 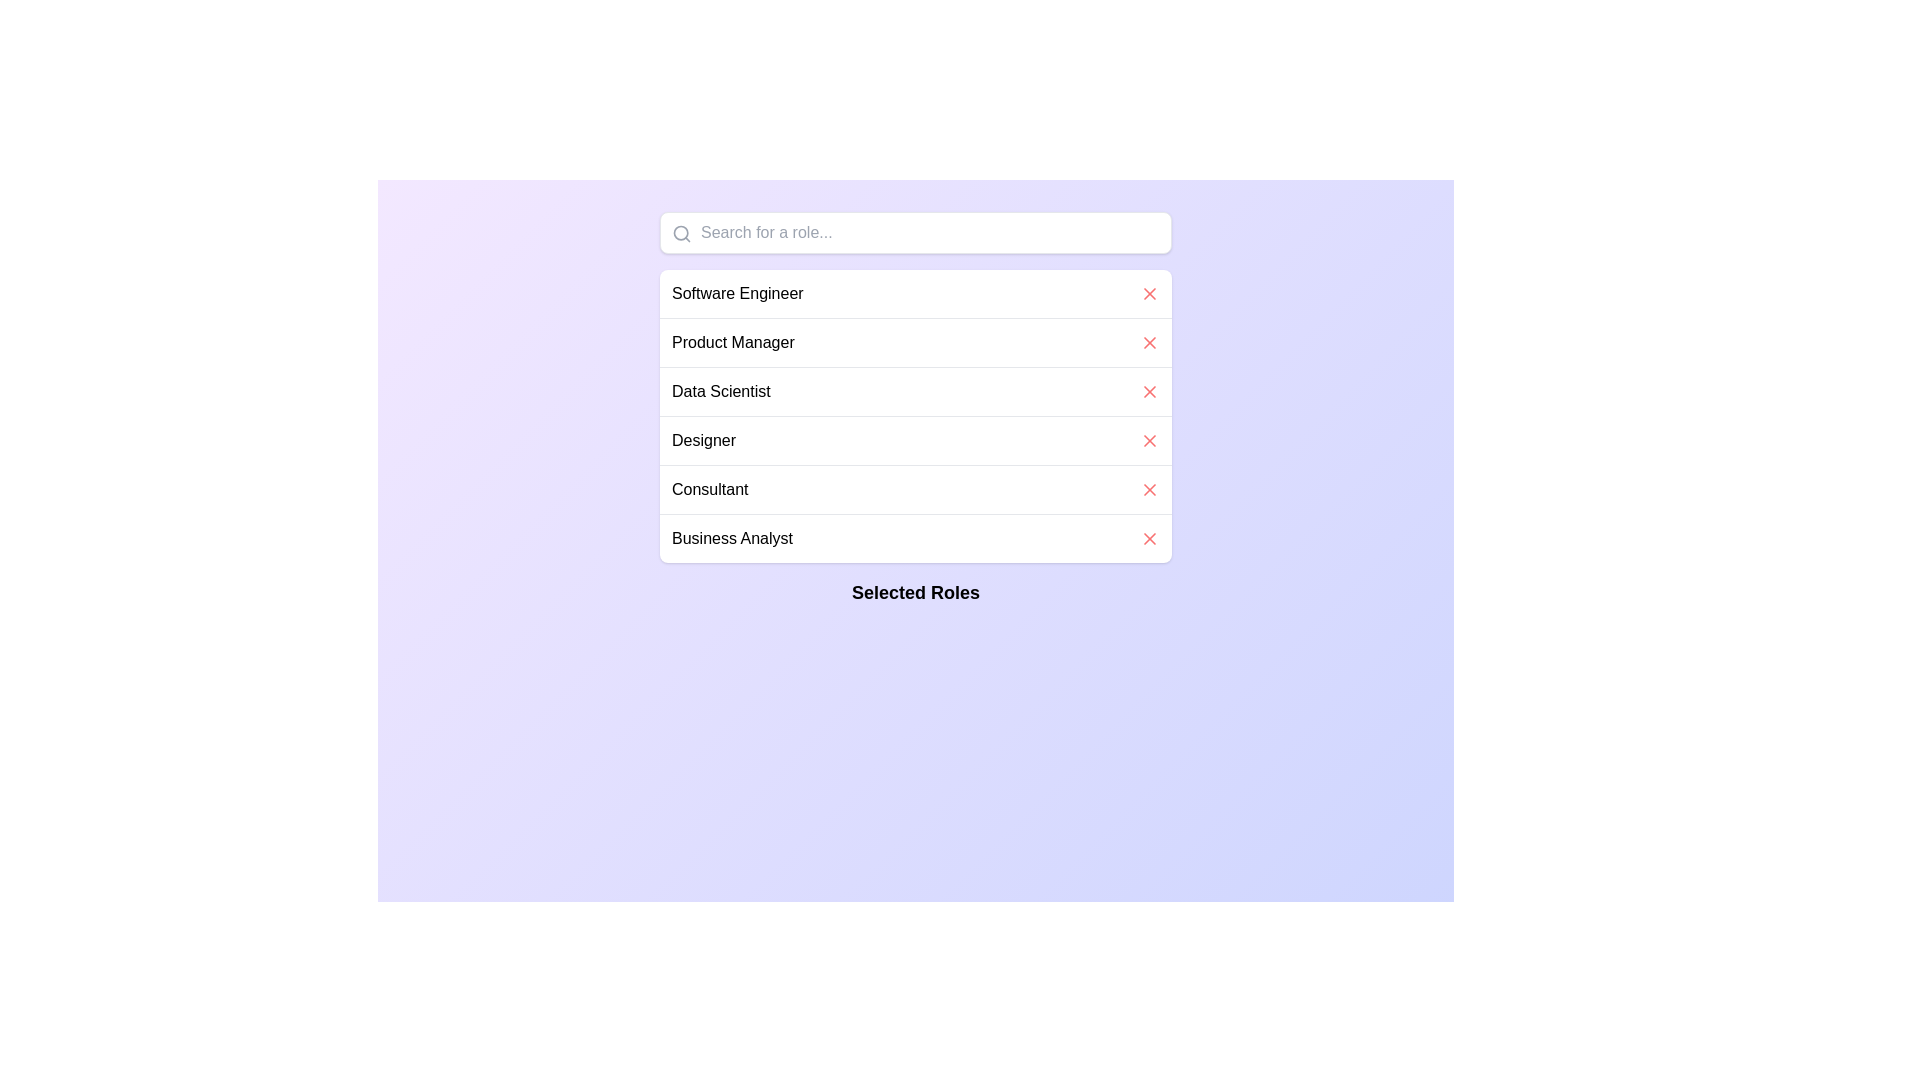 What do you see at coordinates (1150, 439) in the screenshot?
I see `the close button for the 'Designer' role item, located to the right of the 'Designer' label in the list of roles, to potentially reveal tooltips` at bounding box center [1150, 439].